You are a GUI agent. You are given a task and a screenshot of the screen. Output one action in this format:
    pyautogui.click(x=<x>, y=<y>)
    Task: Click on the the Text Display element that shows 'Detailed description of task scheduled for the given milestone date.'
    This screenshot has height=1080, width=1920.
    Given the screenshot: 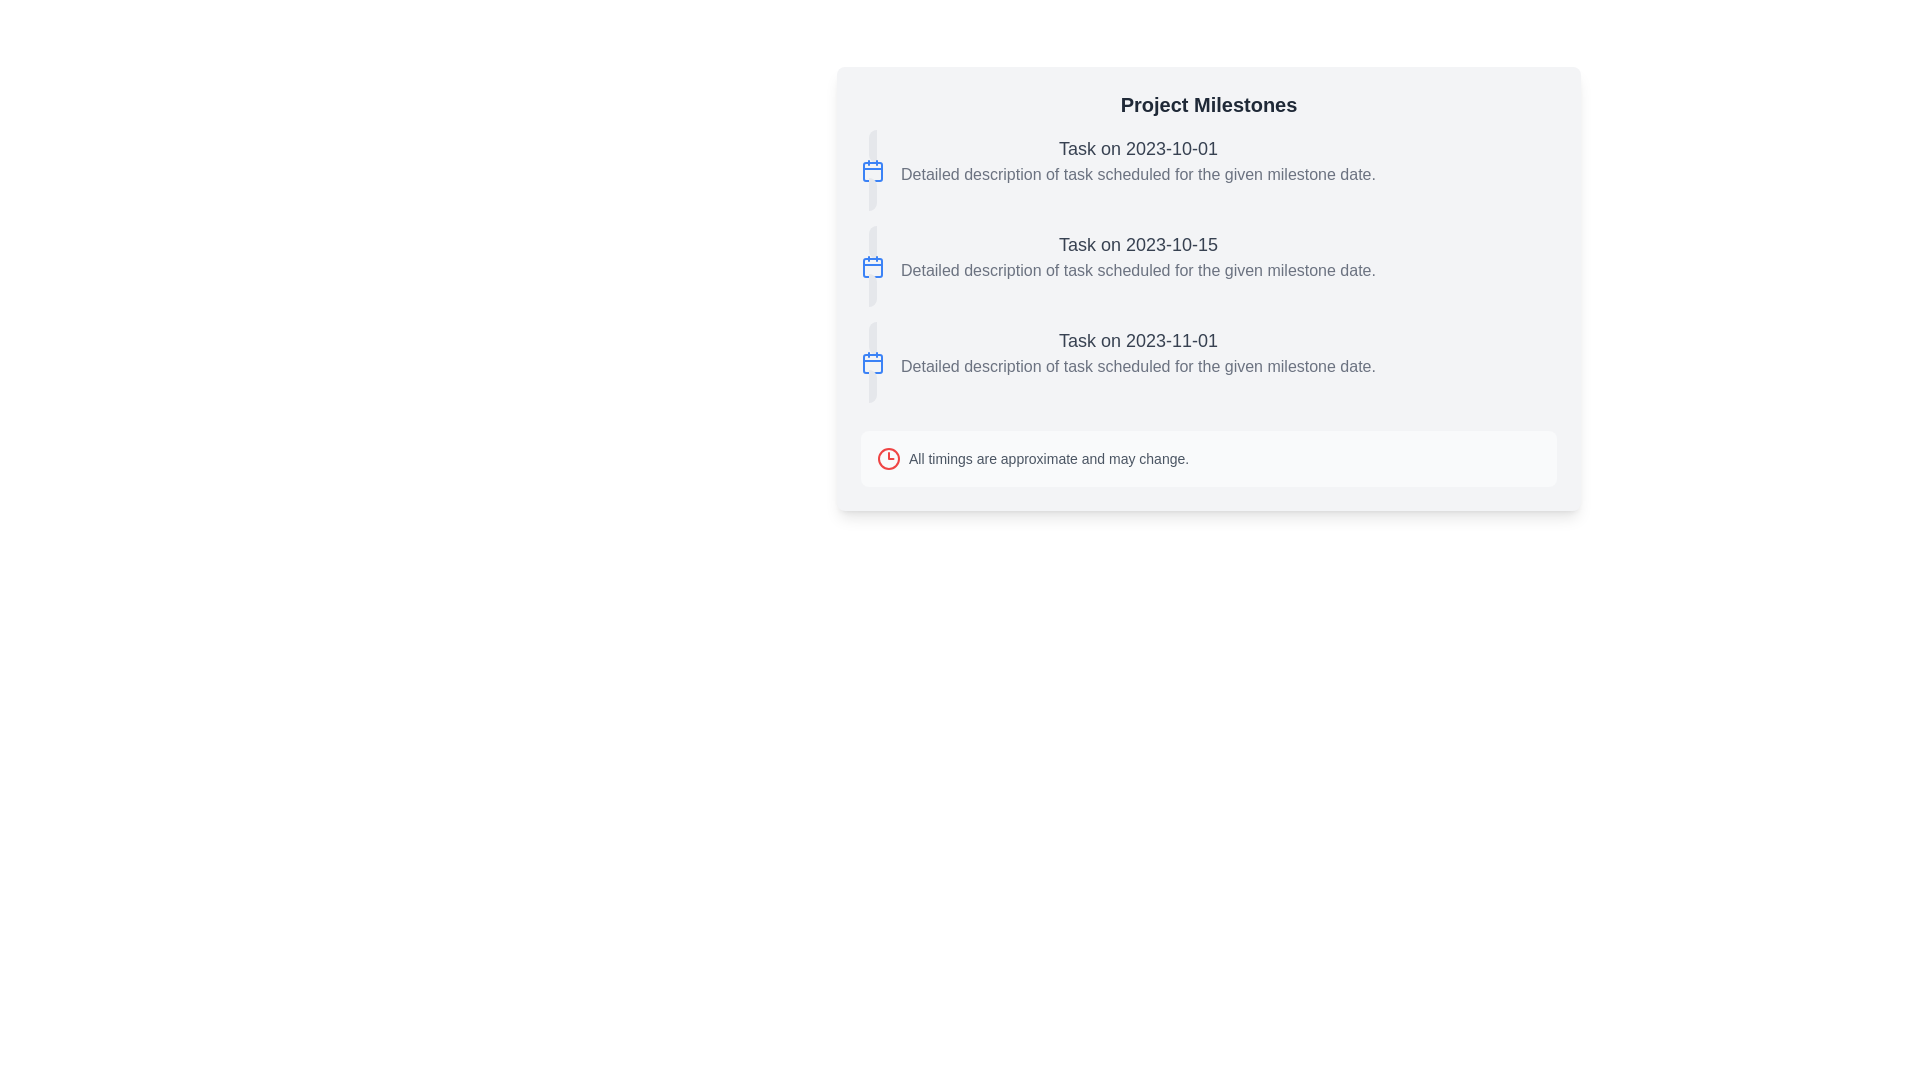 What is the action you would take?
    pyautogui.click(x=1138, y=270)
    